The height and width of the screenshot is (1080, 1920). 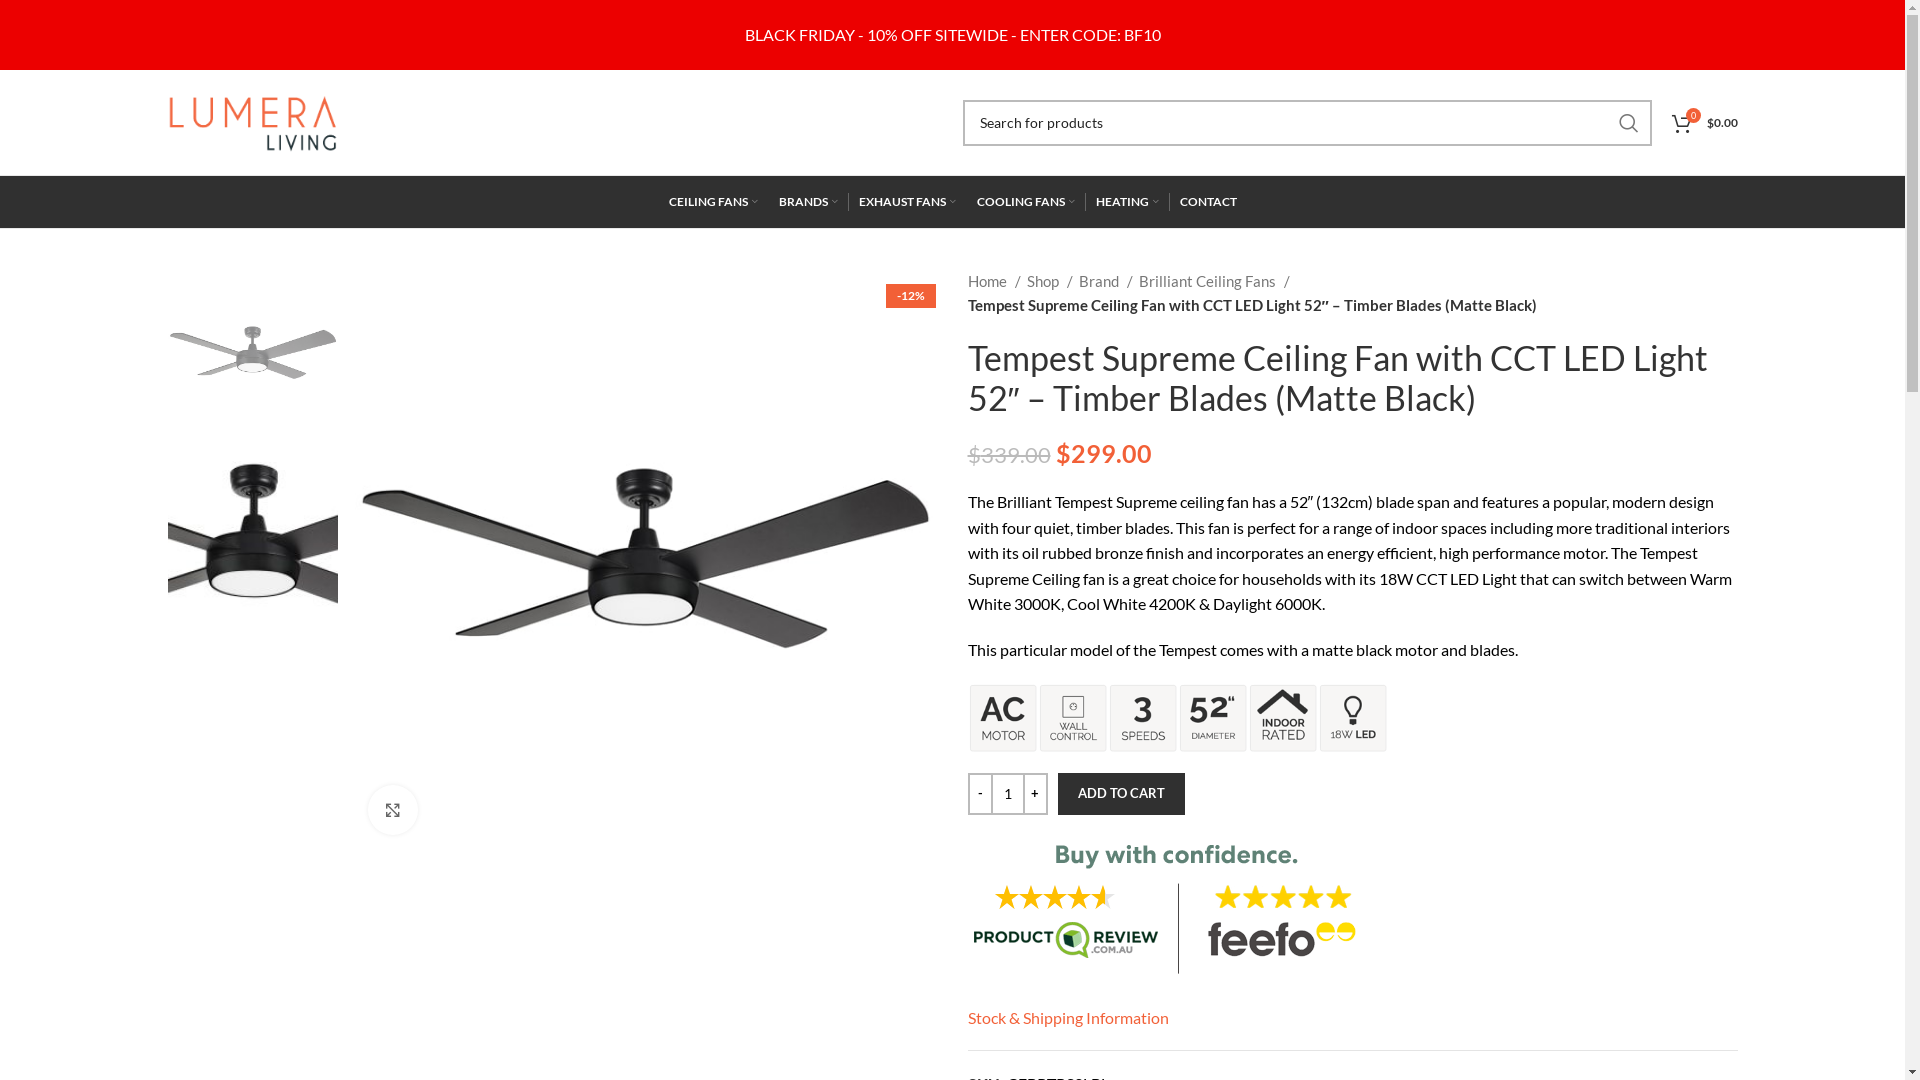 What do you see at coordinates (1103, 281) in the screenshot?
I see `'Brand'` at bounding box center [1103, 281].